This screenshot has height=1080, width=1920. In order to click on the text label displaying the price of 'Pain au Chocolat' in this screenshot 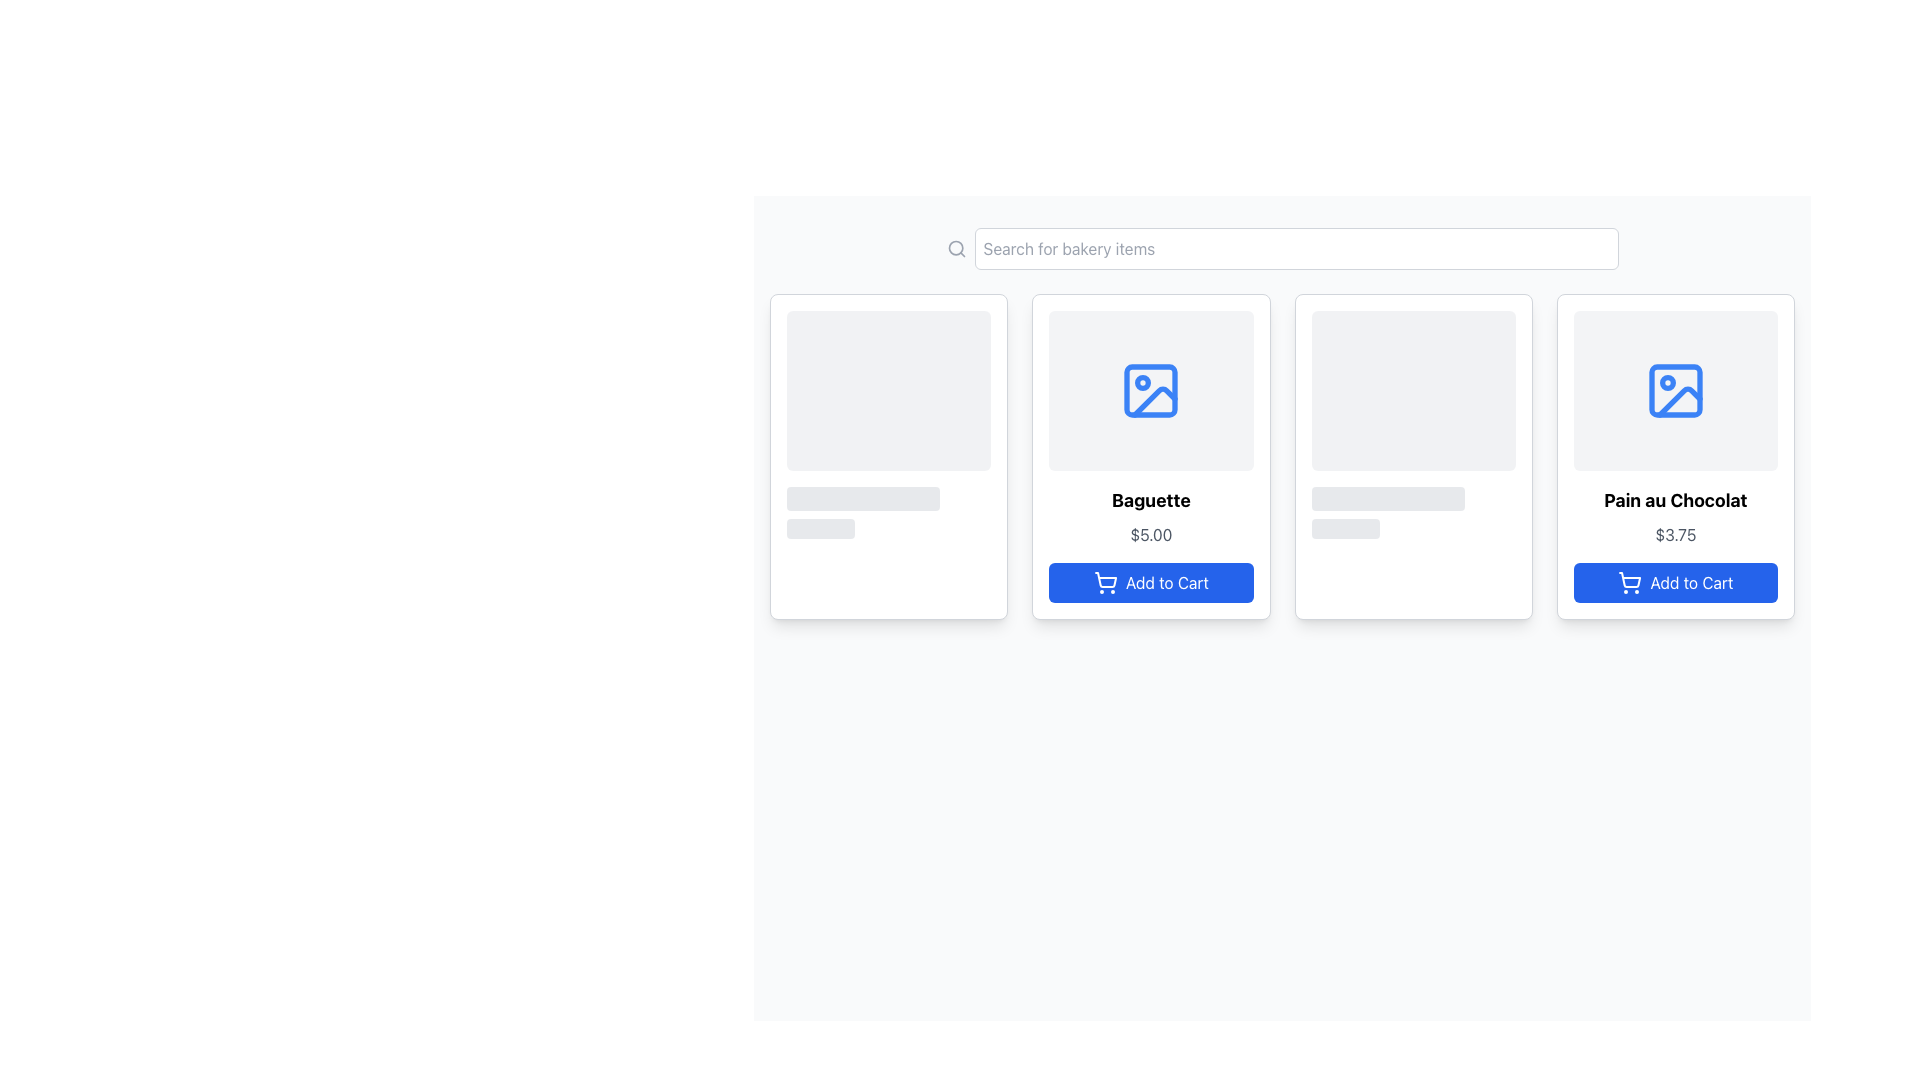, I will do `click(1675, 534)`.